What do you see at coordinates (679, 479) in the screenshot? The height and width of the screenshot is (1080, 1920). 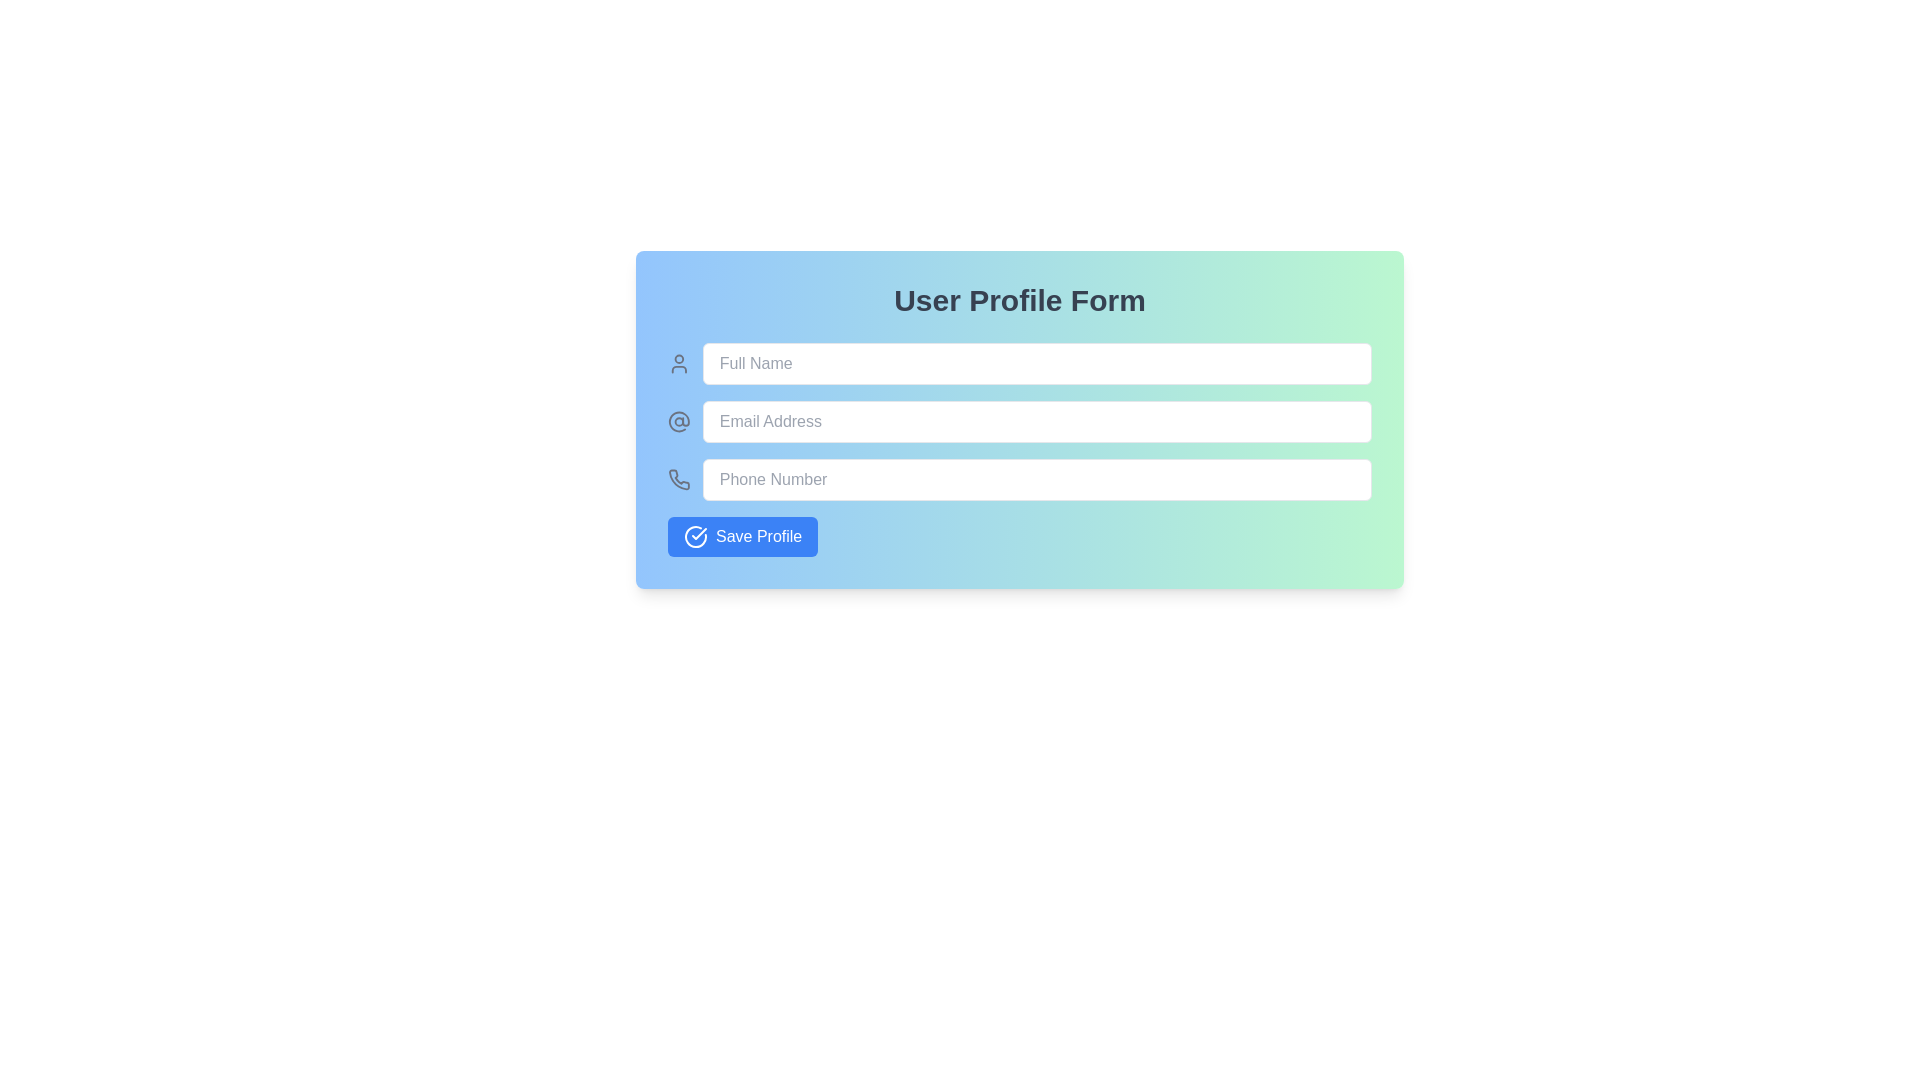 I see `the phone icon, which is a minimalistic gray telephone handset located to the left of the phone number input field` at bounding box center [679, 479].